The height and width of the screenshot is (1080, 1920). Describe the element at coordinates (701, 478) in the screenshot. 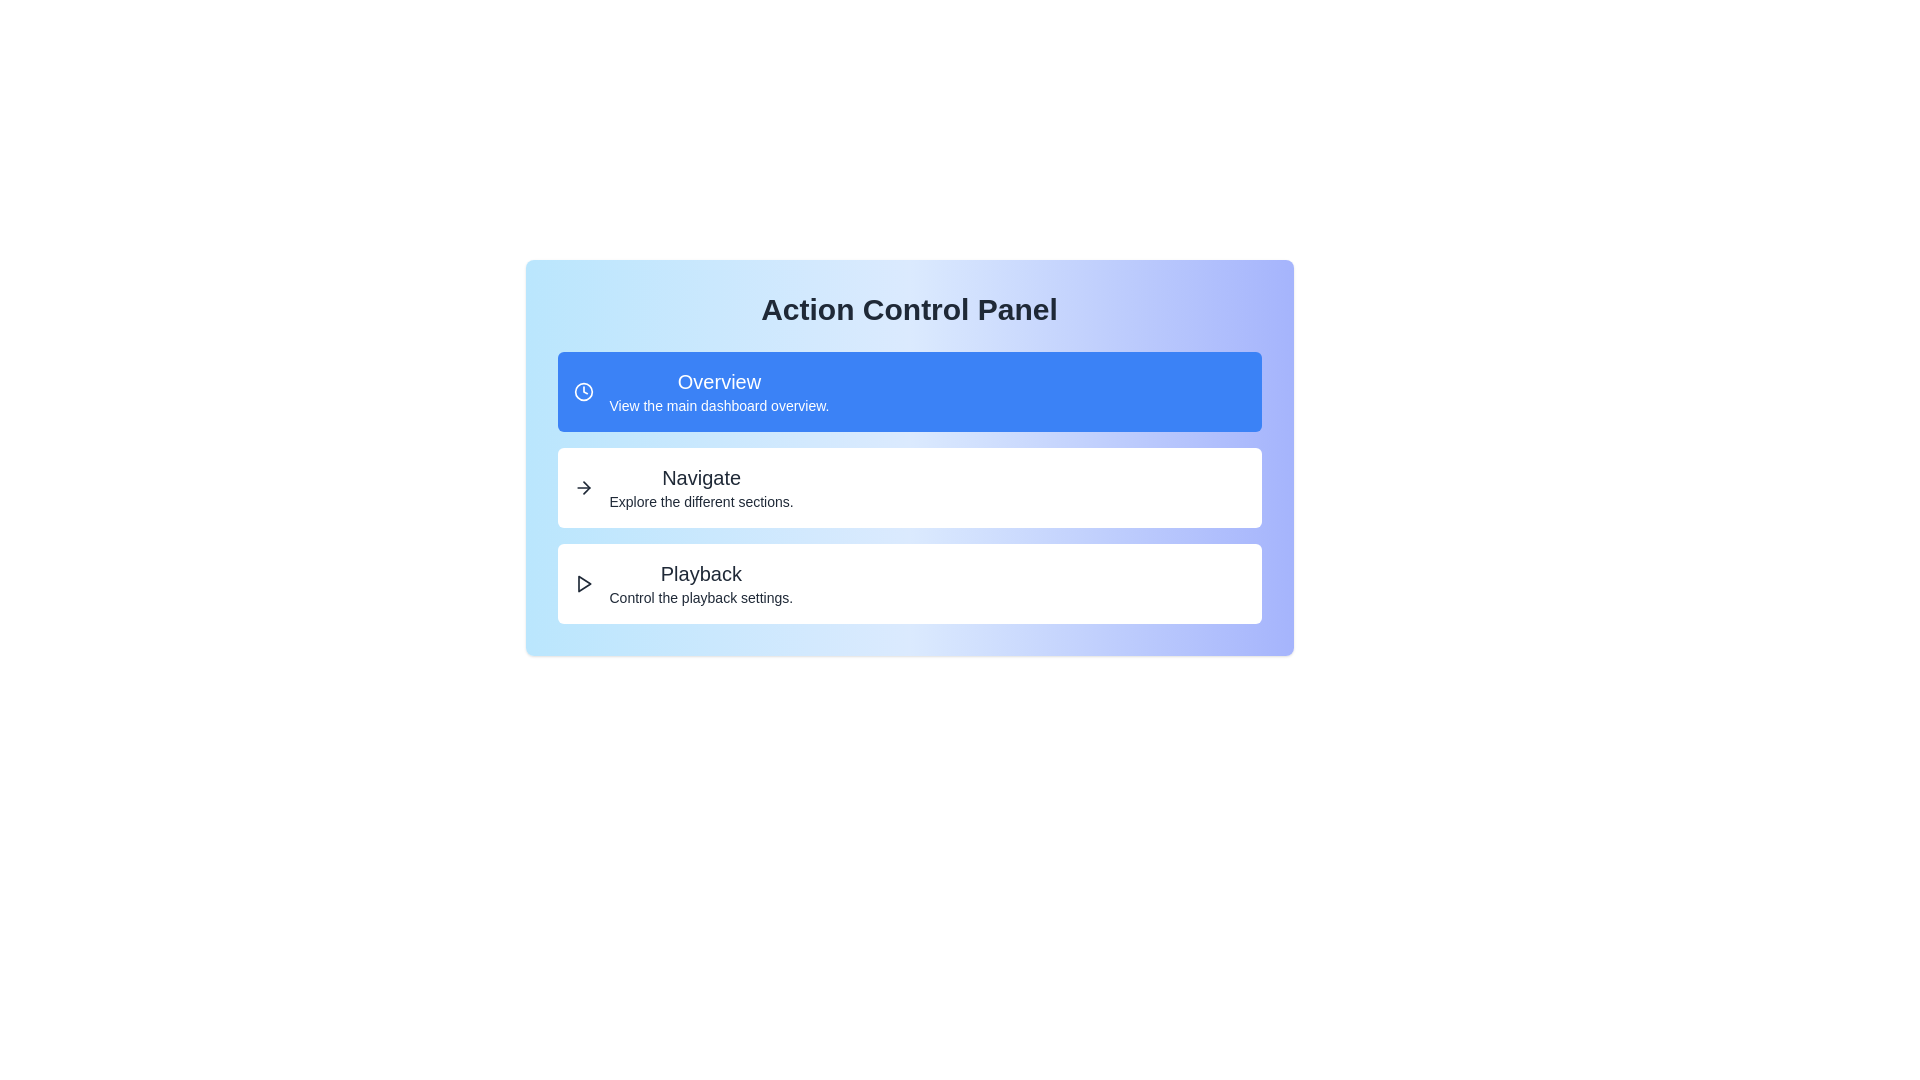

I see `the prominent 'Navigate' text label, which is bold and larger in font size, displayed in dark text on a light background, centered horizontally within the second panel` at that location.